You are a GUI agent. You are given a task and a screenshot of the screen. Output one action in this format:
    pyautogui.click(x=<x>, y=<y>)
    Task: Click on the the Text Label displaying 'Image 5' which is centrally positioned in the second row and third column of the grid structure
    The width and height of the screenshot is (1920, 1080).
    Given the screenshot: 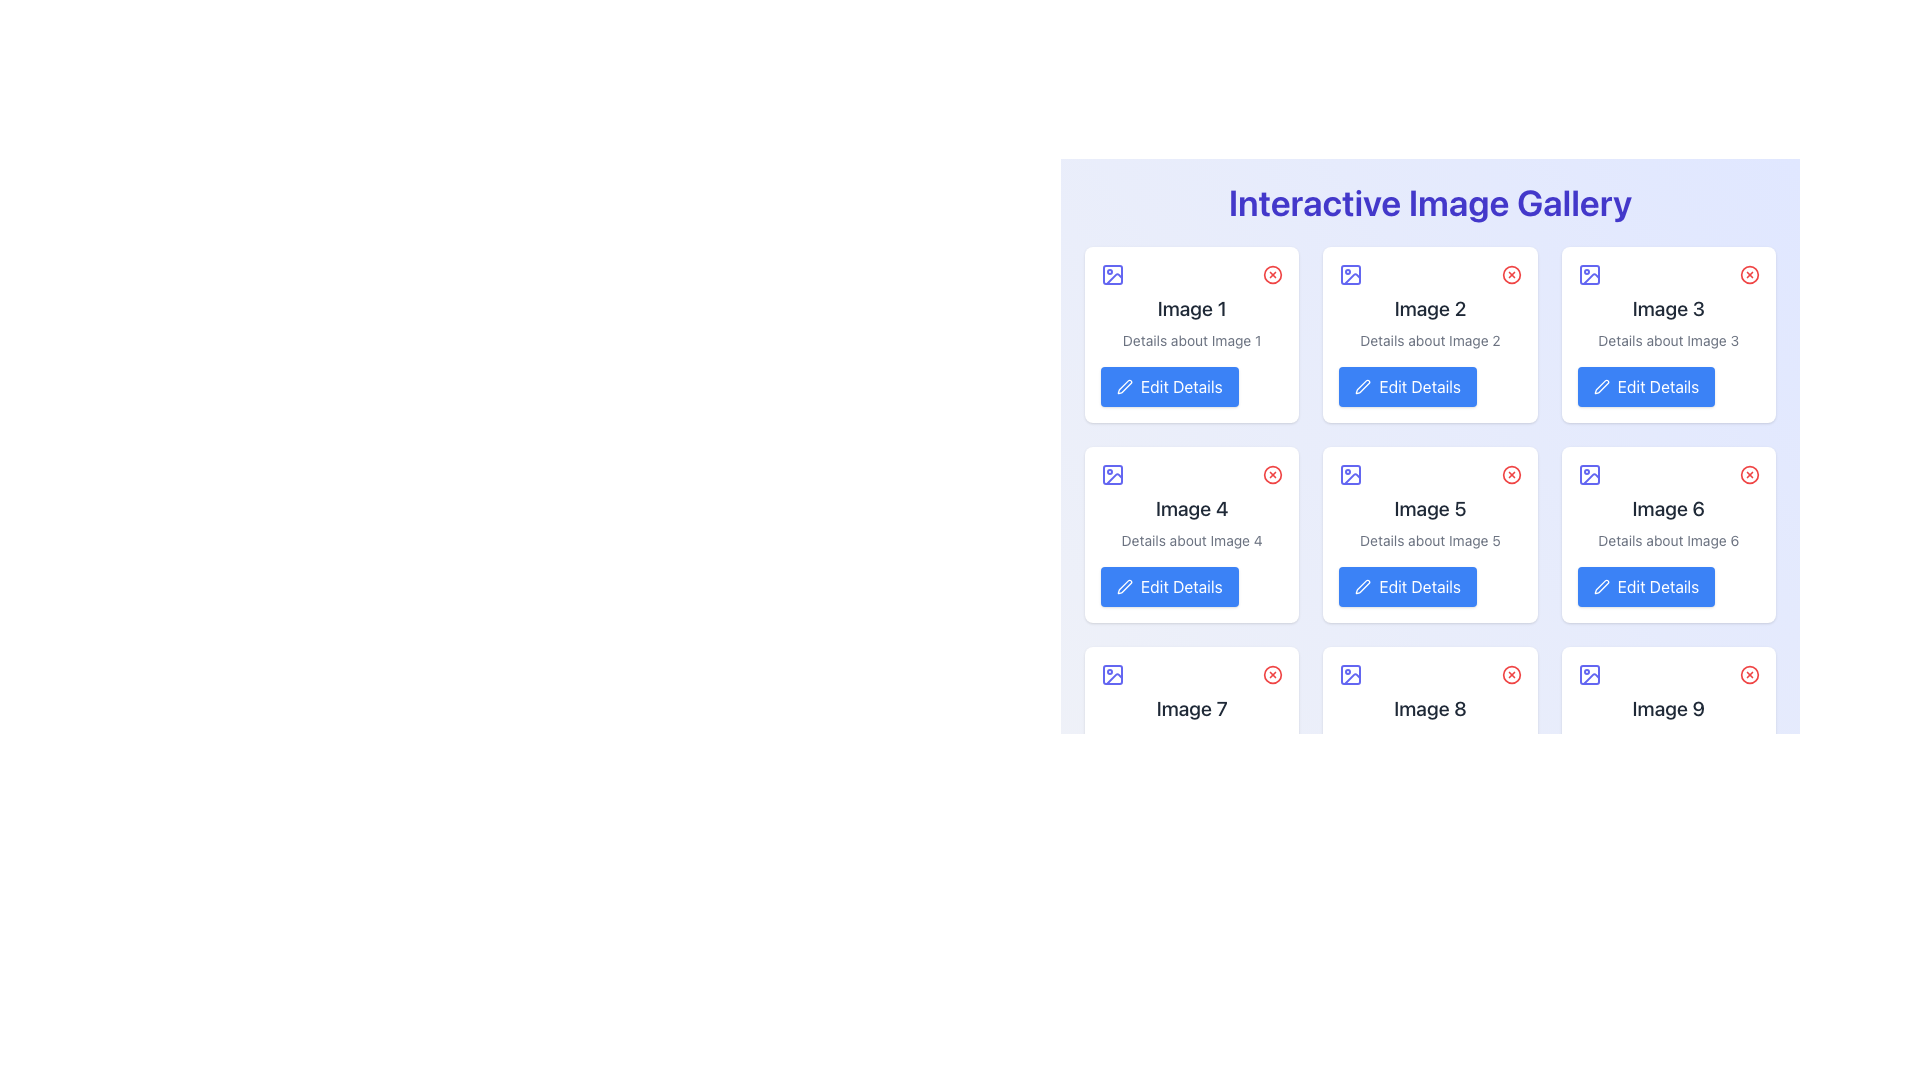 What is the action you would take?
    pyautogui.click(x=1429, y=508)
    